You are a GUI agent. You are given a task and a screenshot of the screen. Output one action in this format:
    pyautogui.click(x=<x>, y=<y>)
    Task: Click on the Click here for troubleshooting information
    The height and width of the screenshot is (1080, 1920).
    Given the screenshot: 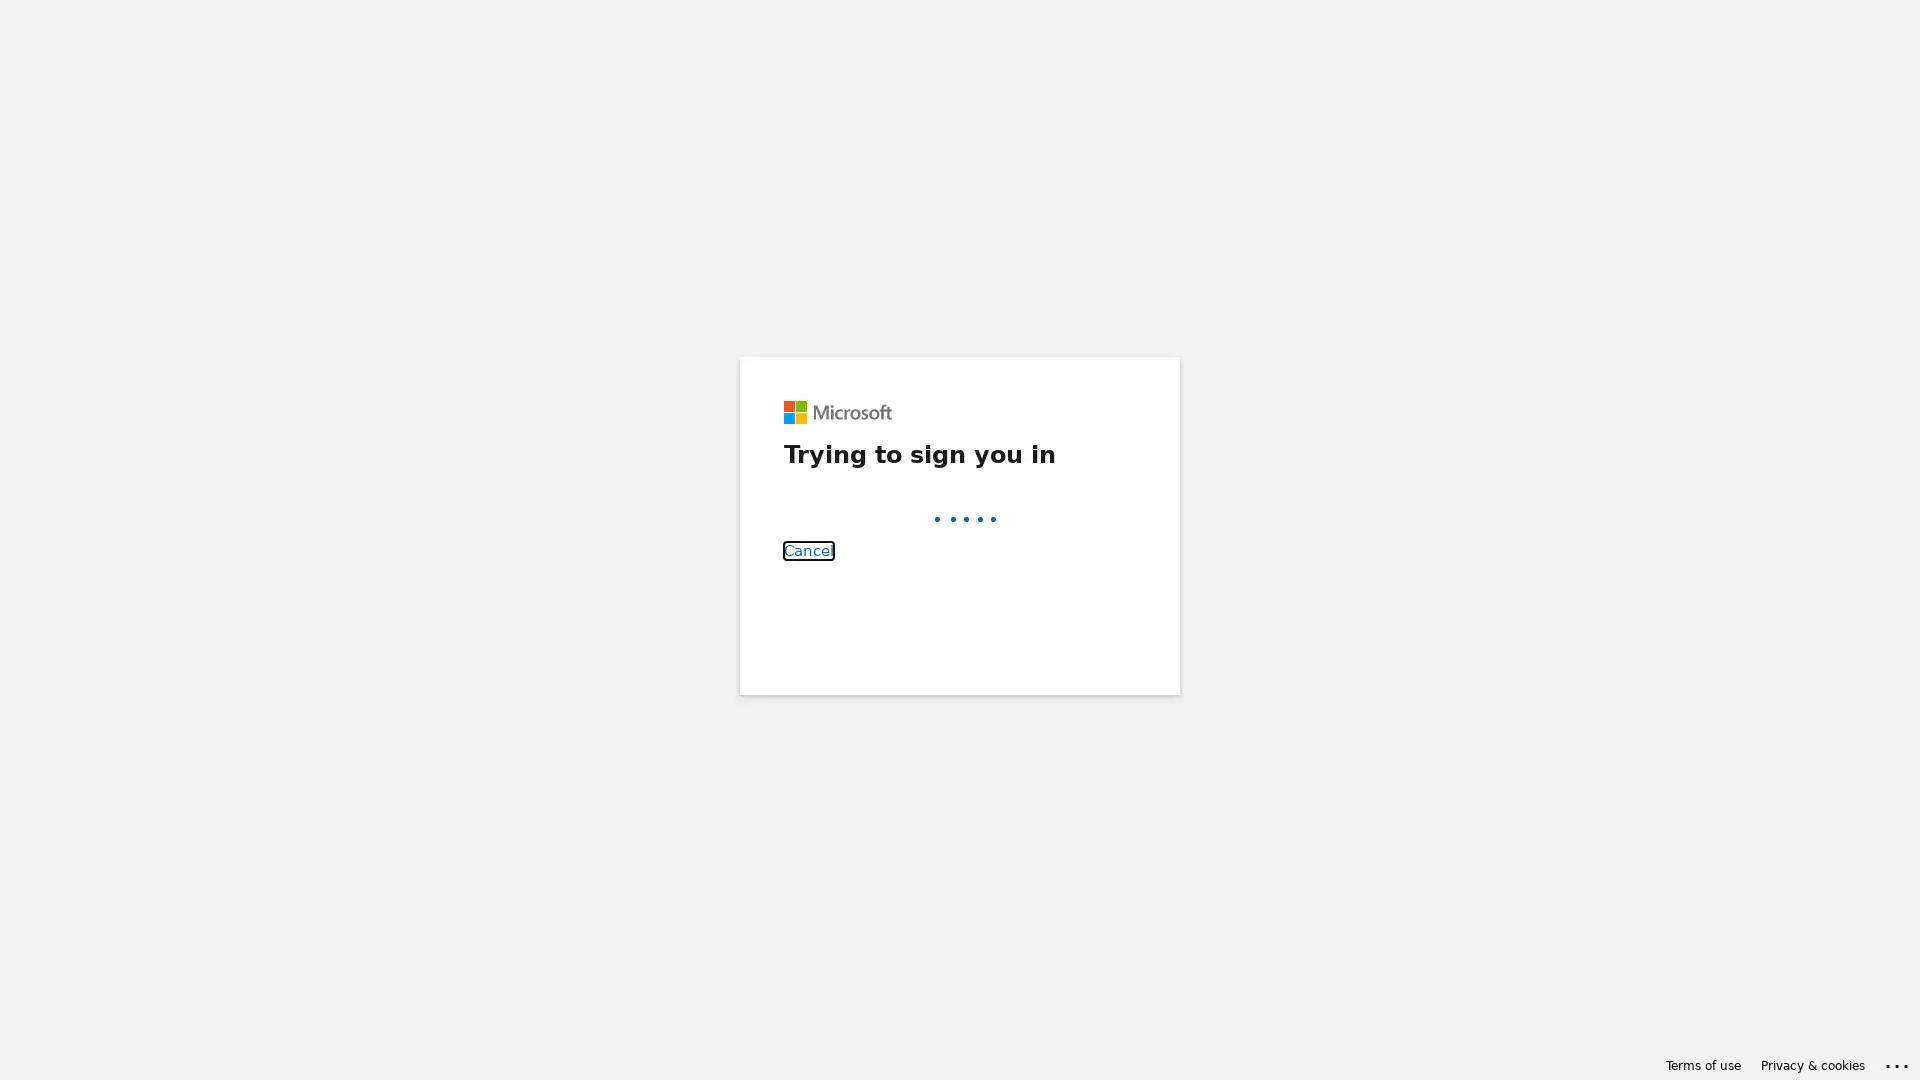 What is the action you would take?
    pyautogui.click(x=1897, y=1062)
    